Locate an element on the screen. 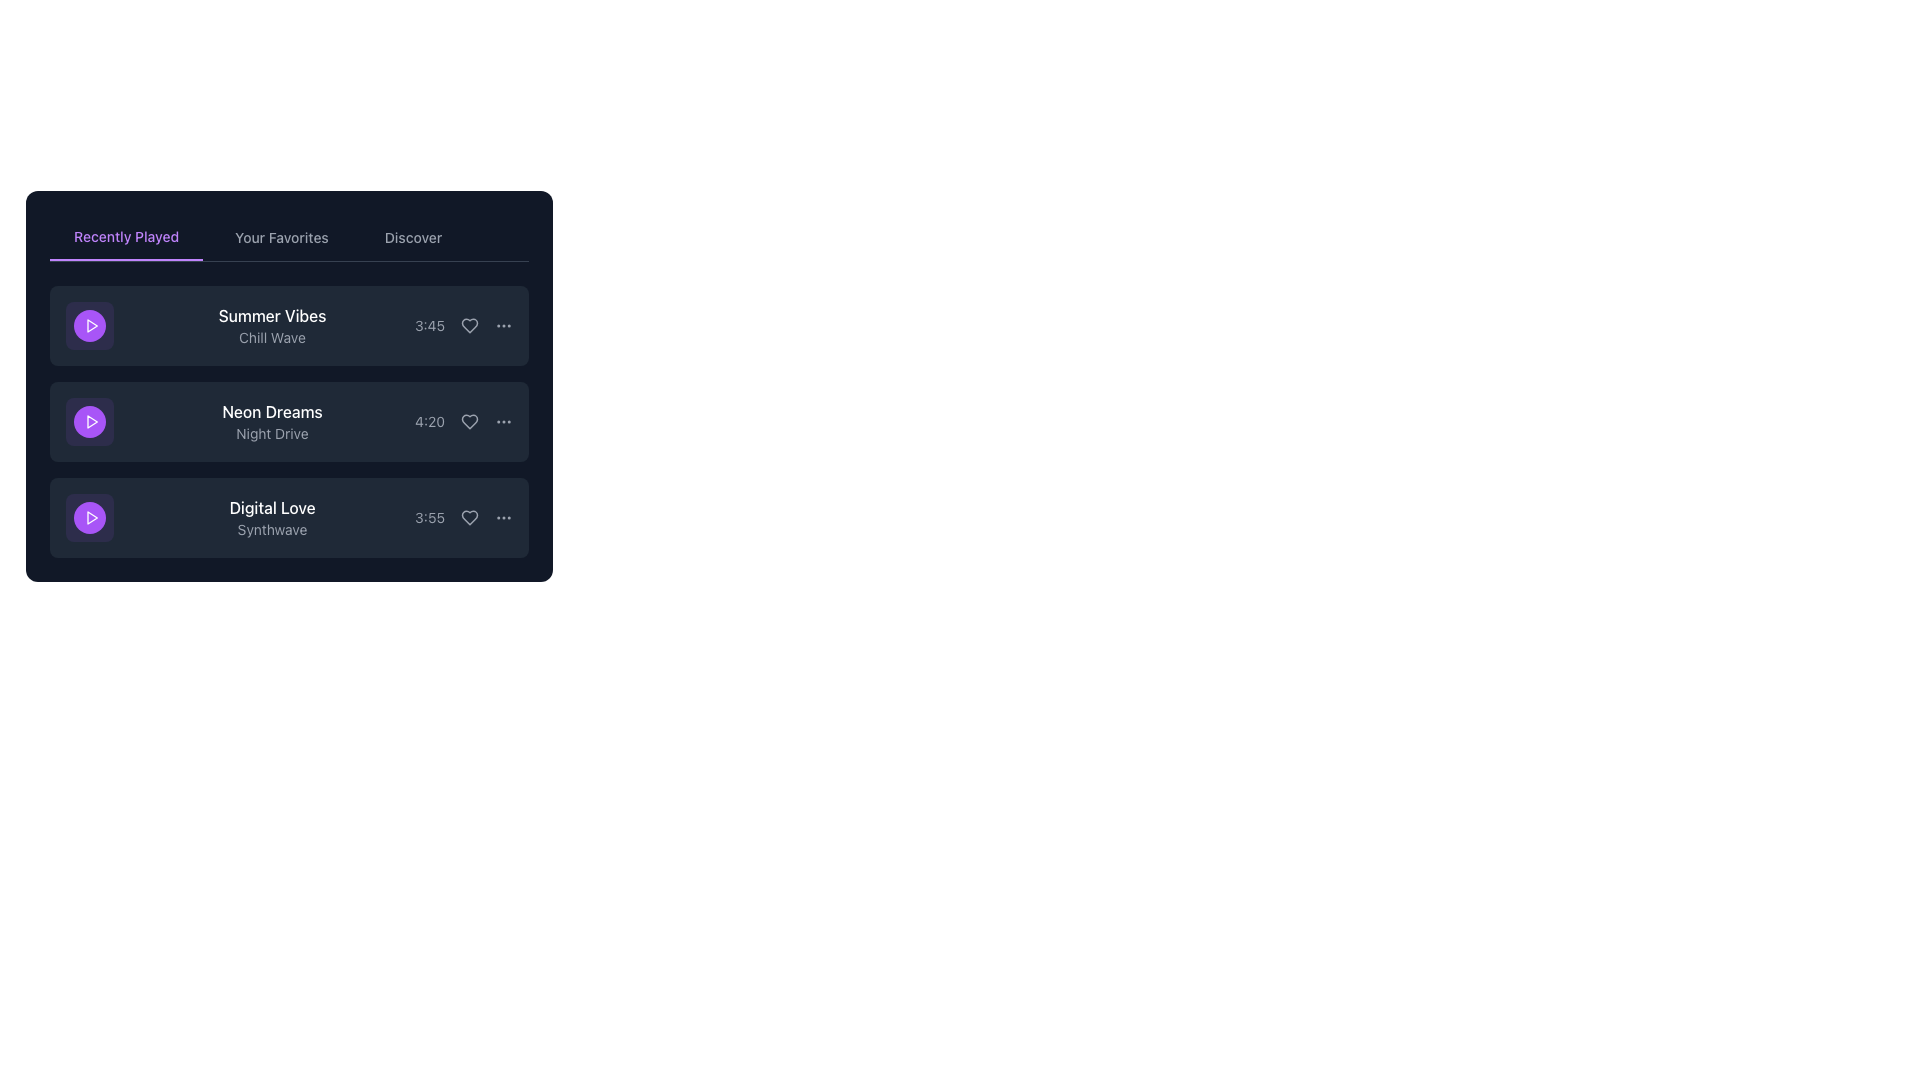  the options menu trigger button located on the far right of the 'Digital Love' playlist row, adjacent to its timestamp '3:55', to change its color is located at coordinates (504, 516).